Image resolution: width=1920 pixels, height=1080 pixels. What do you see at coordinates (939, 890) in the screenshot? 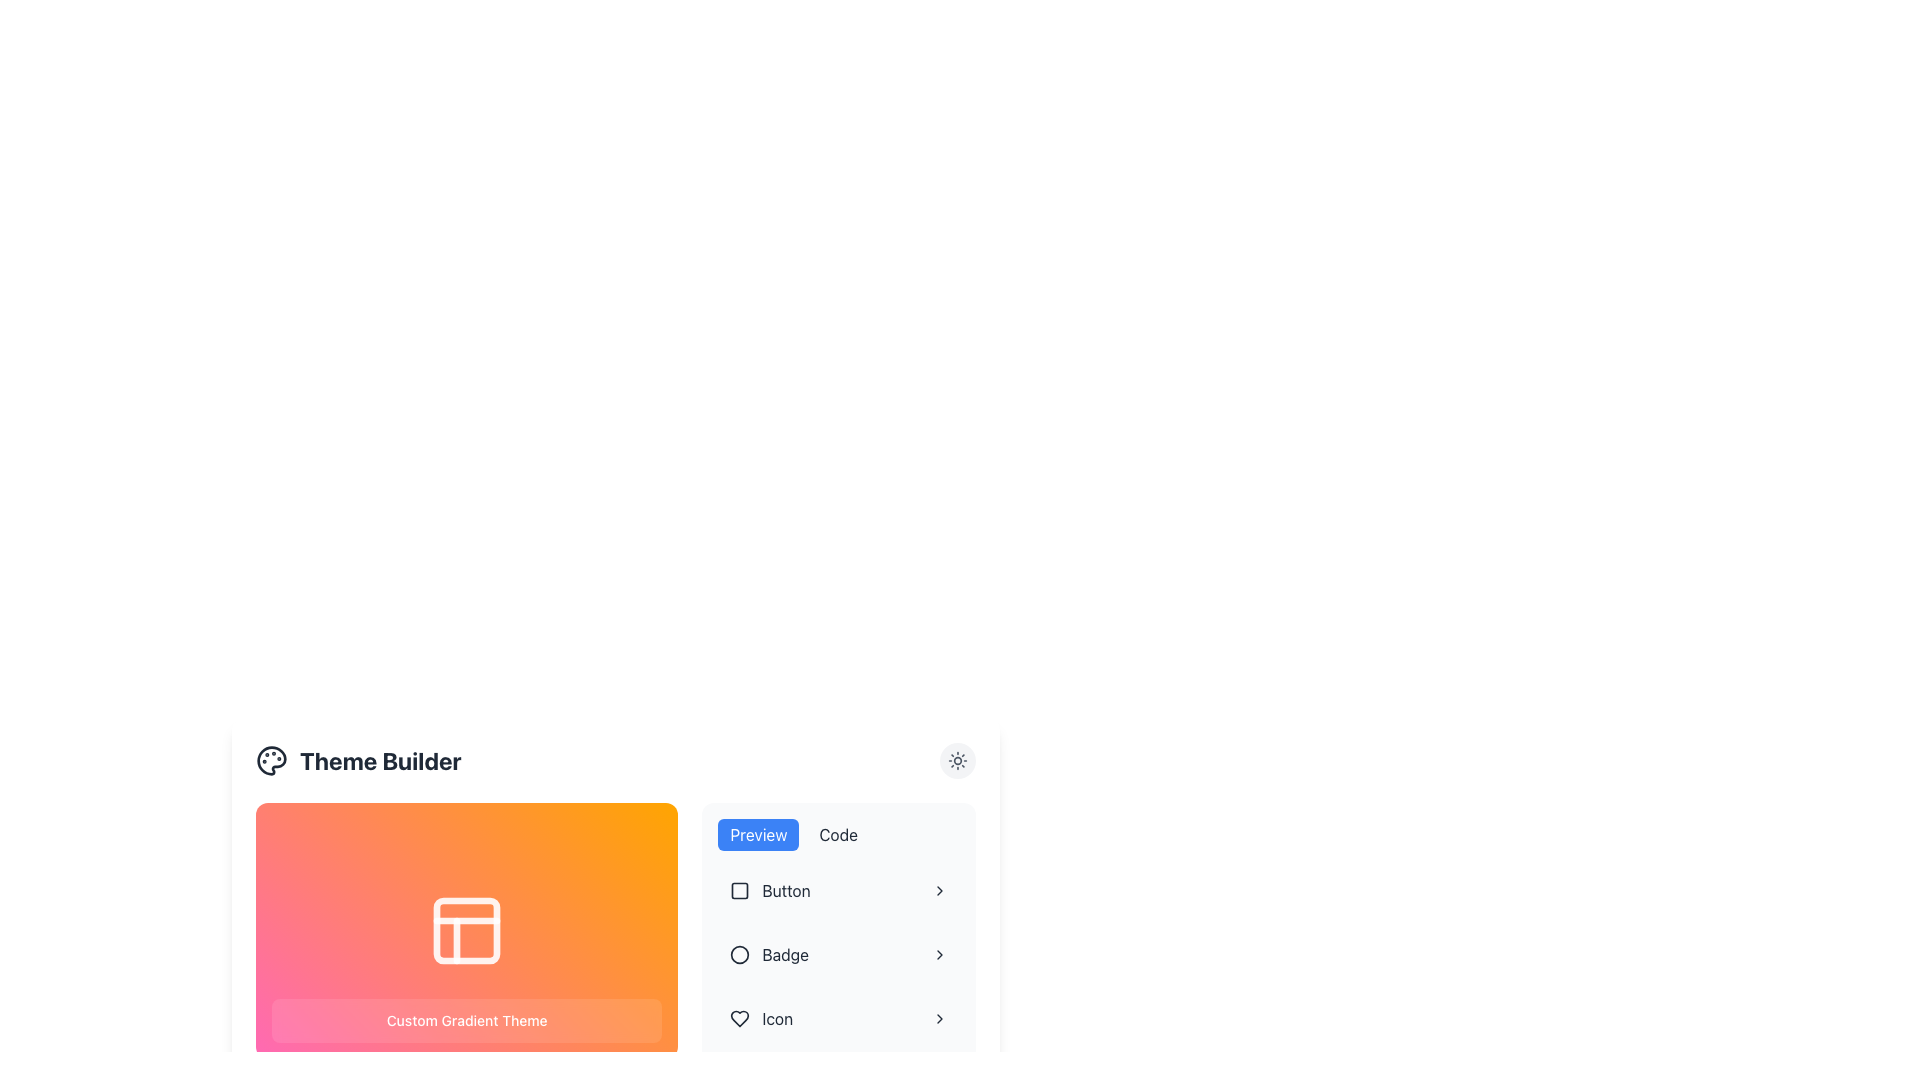
I see `the chevron icon located at the rightmost position in the button labeled 'Button'` at bounding box center [939, 890].